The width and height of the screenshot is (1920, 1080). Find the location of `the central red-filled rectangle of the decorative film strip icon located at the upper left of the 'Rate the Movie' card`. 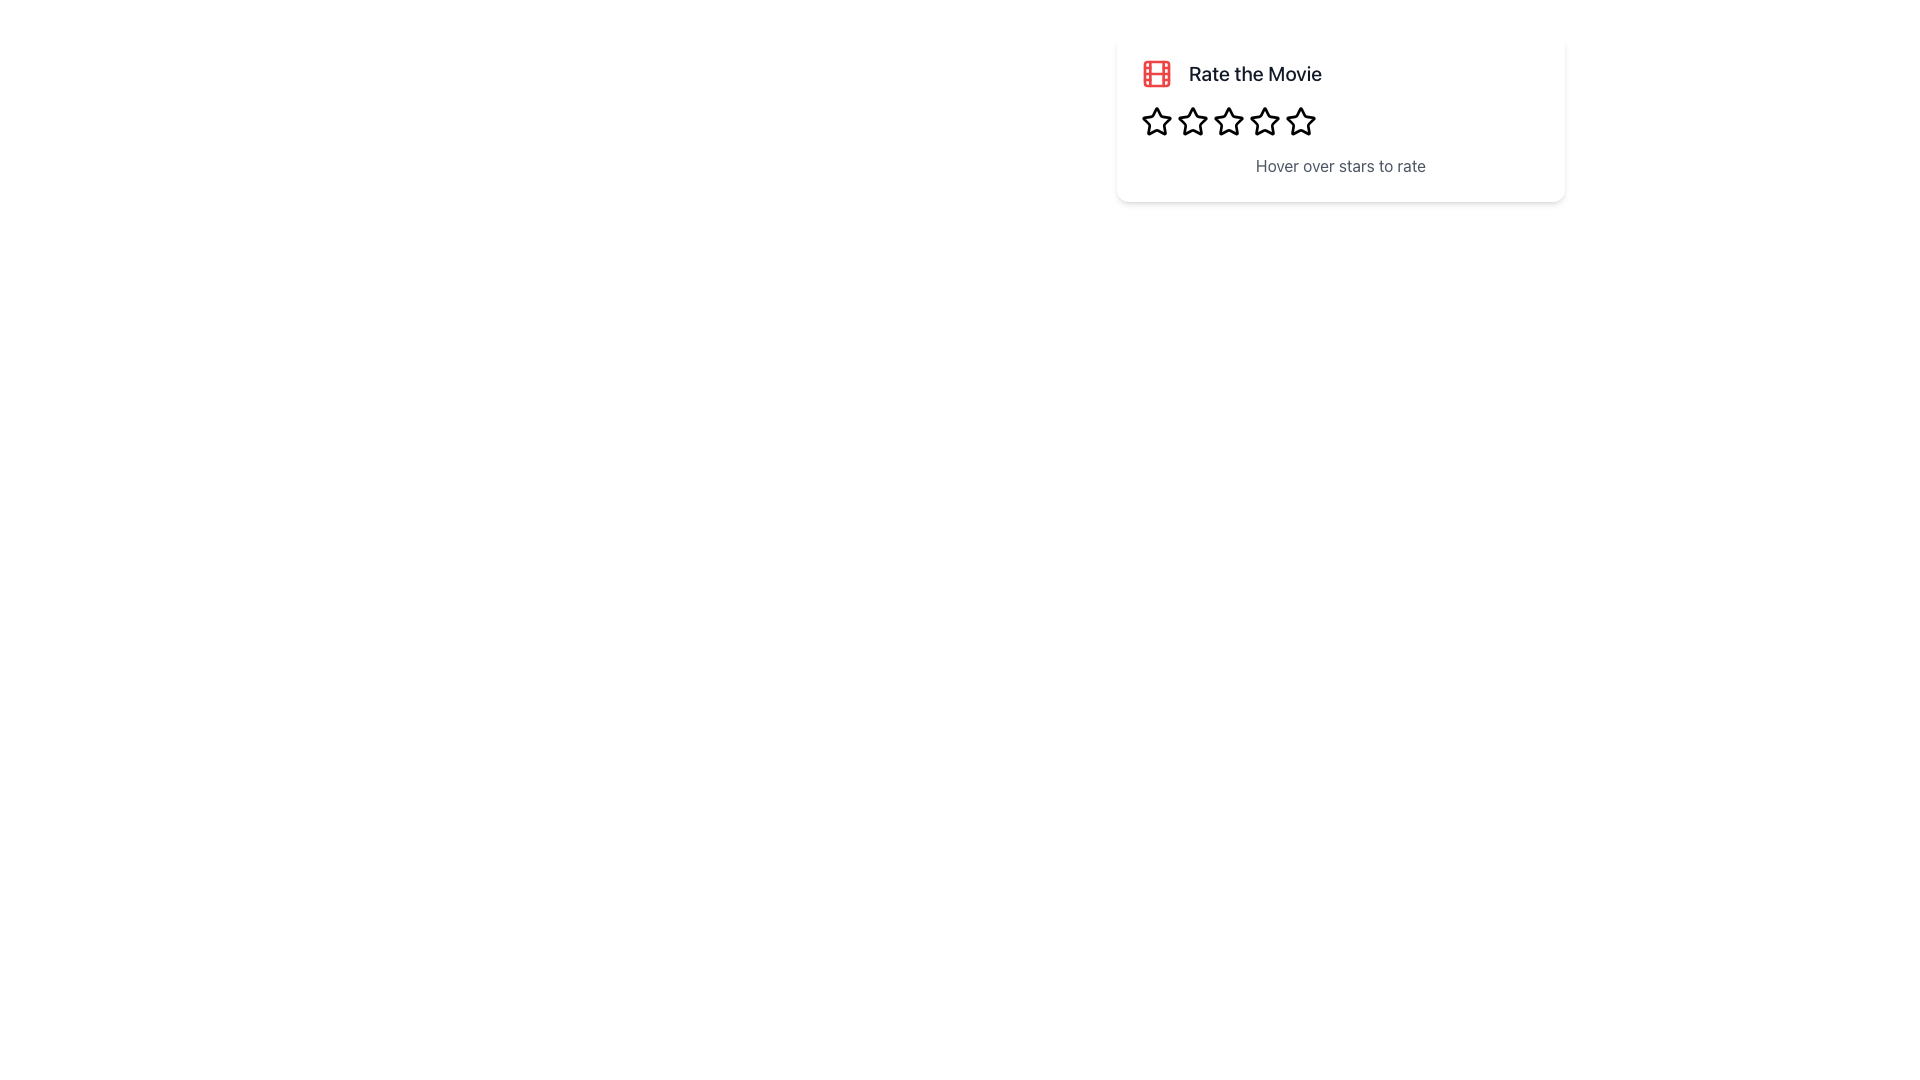

the central red-filled rectangle of the decorative film strip icon located at the upper left of the 'Rate the Movie' card is located at coordinates (1156, 72).